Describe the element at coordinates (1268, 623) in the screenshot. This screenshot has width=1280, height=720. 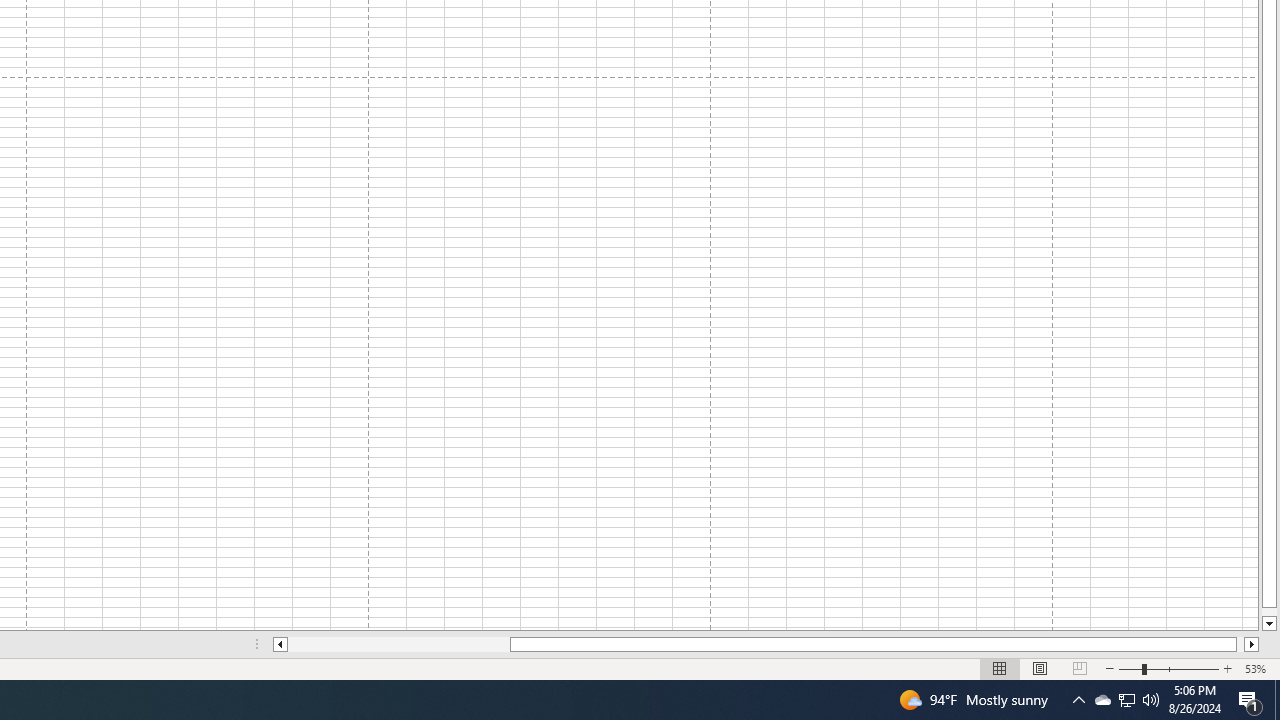
I see `'Line down'` at that location.